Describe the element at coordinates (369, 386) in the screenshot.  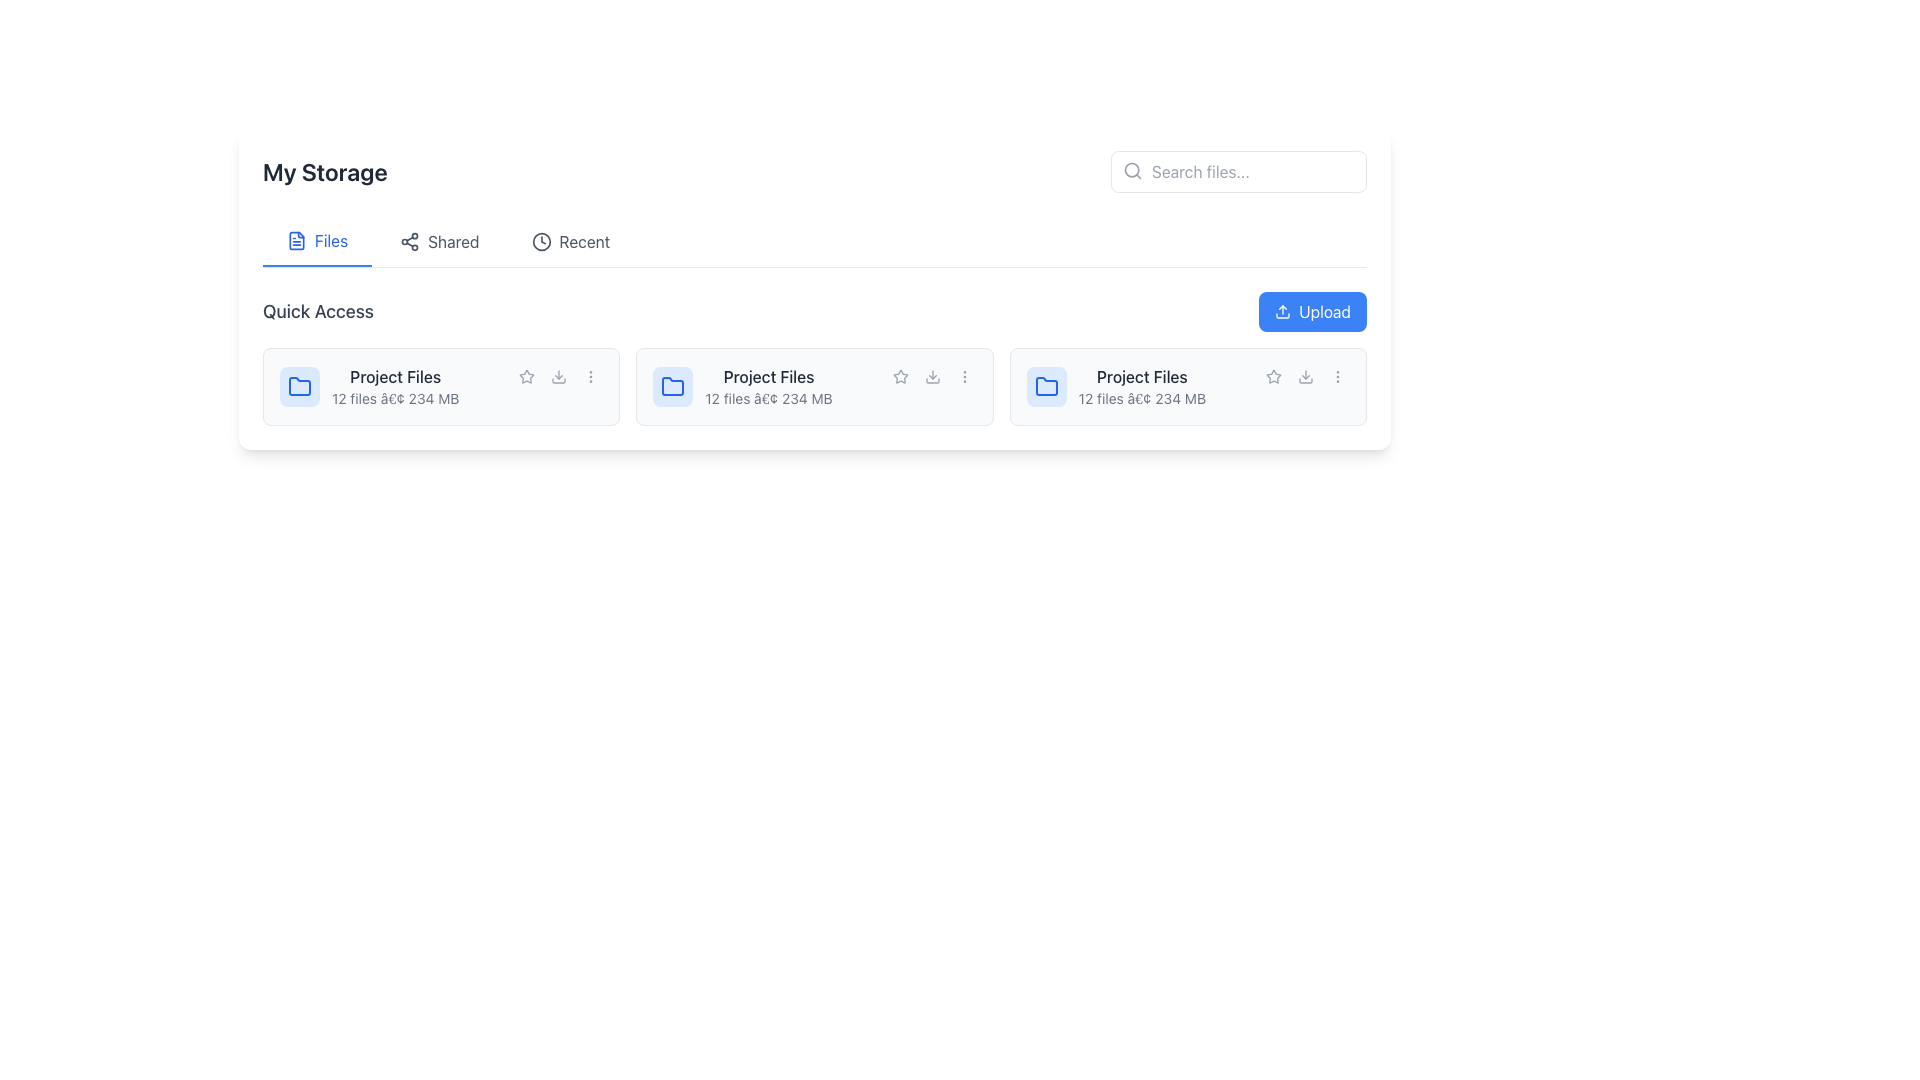
I see `the card with folder icon located in the 'Quick Access' section` at that location.